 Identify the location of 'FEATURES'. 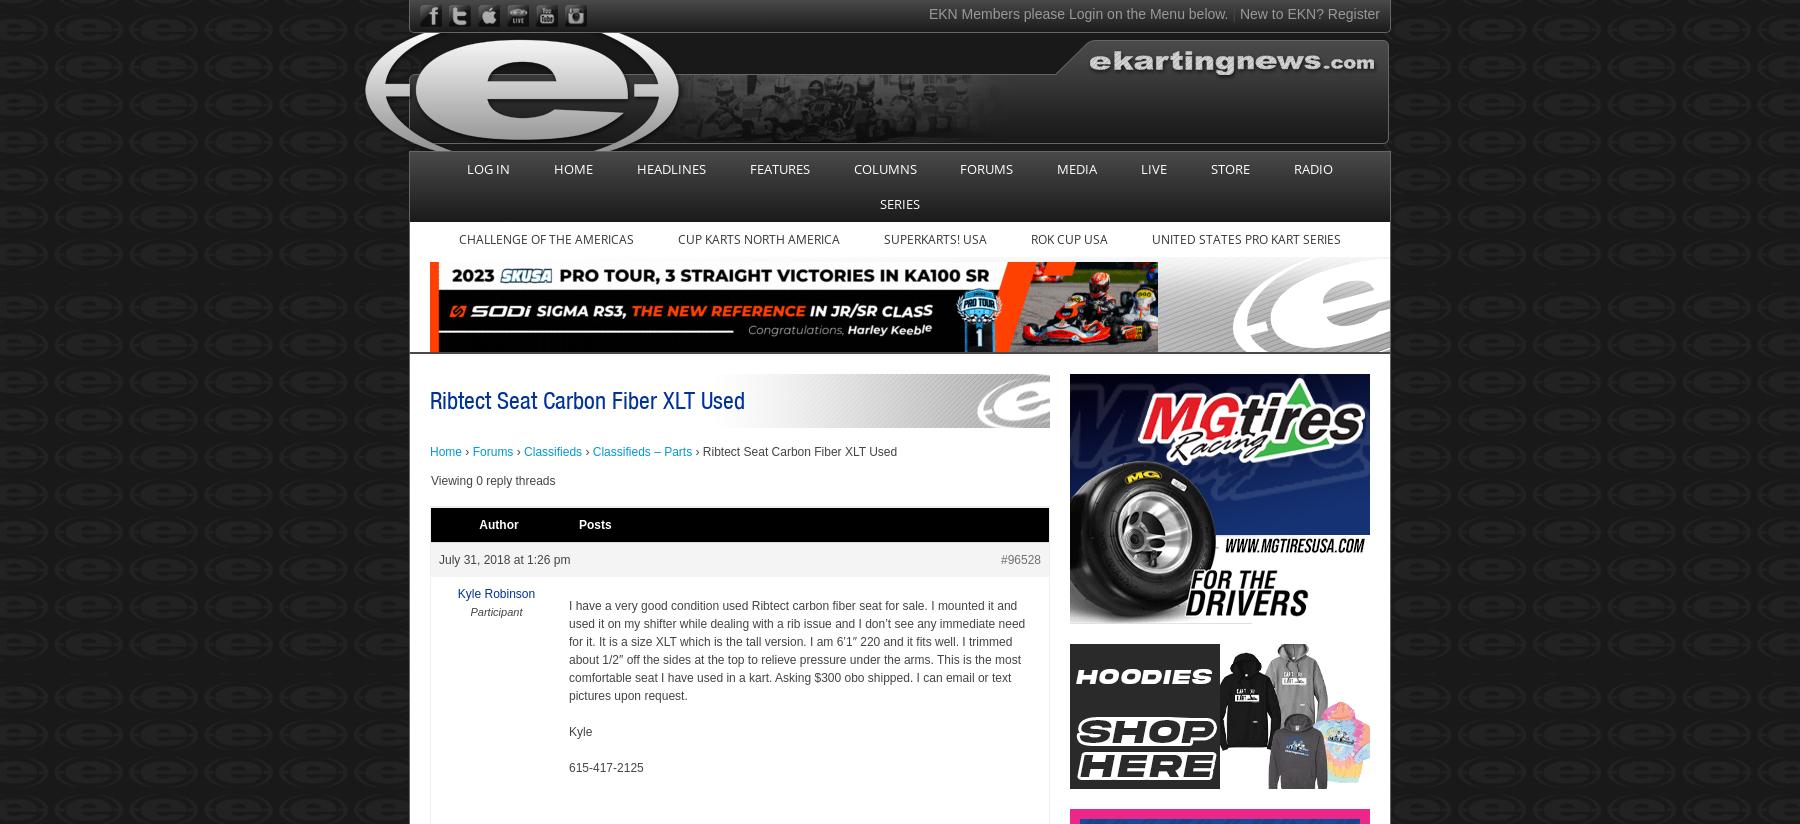
(747, 168).